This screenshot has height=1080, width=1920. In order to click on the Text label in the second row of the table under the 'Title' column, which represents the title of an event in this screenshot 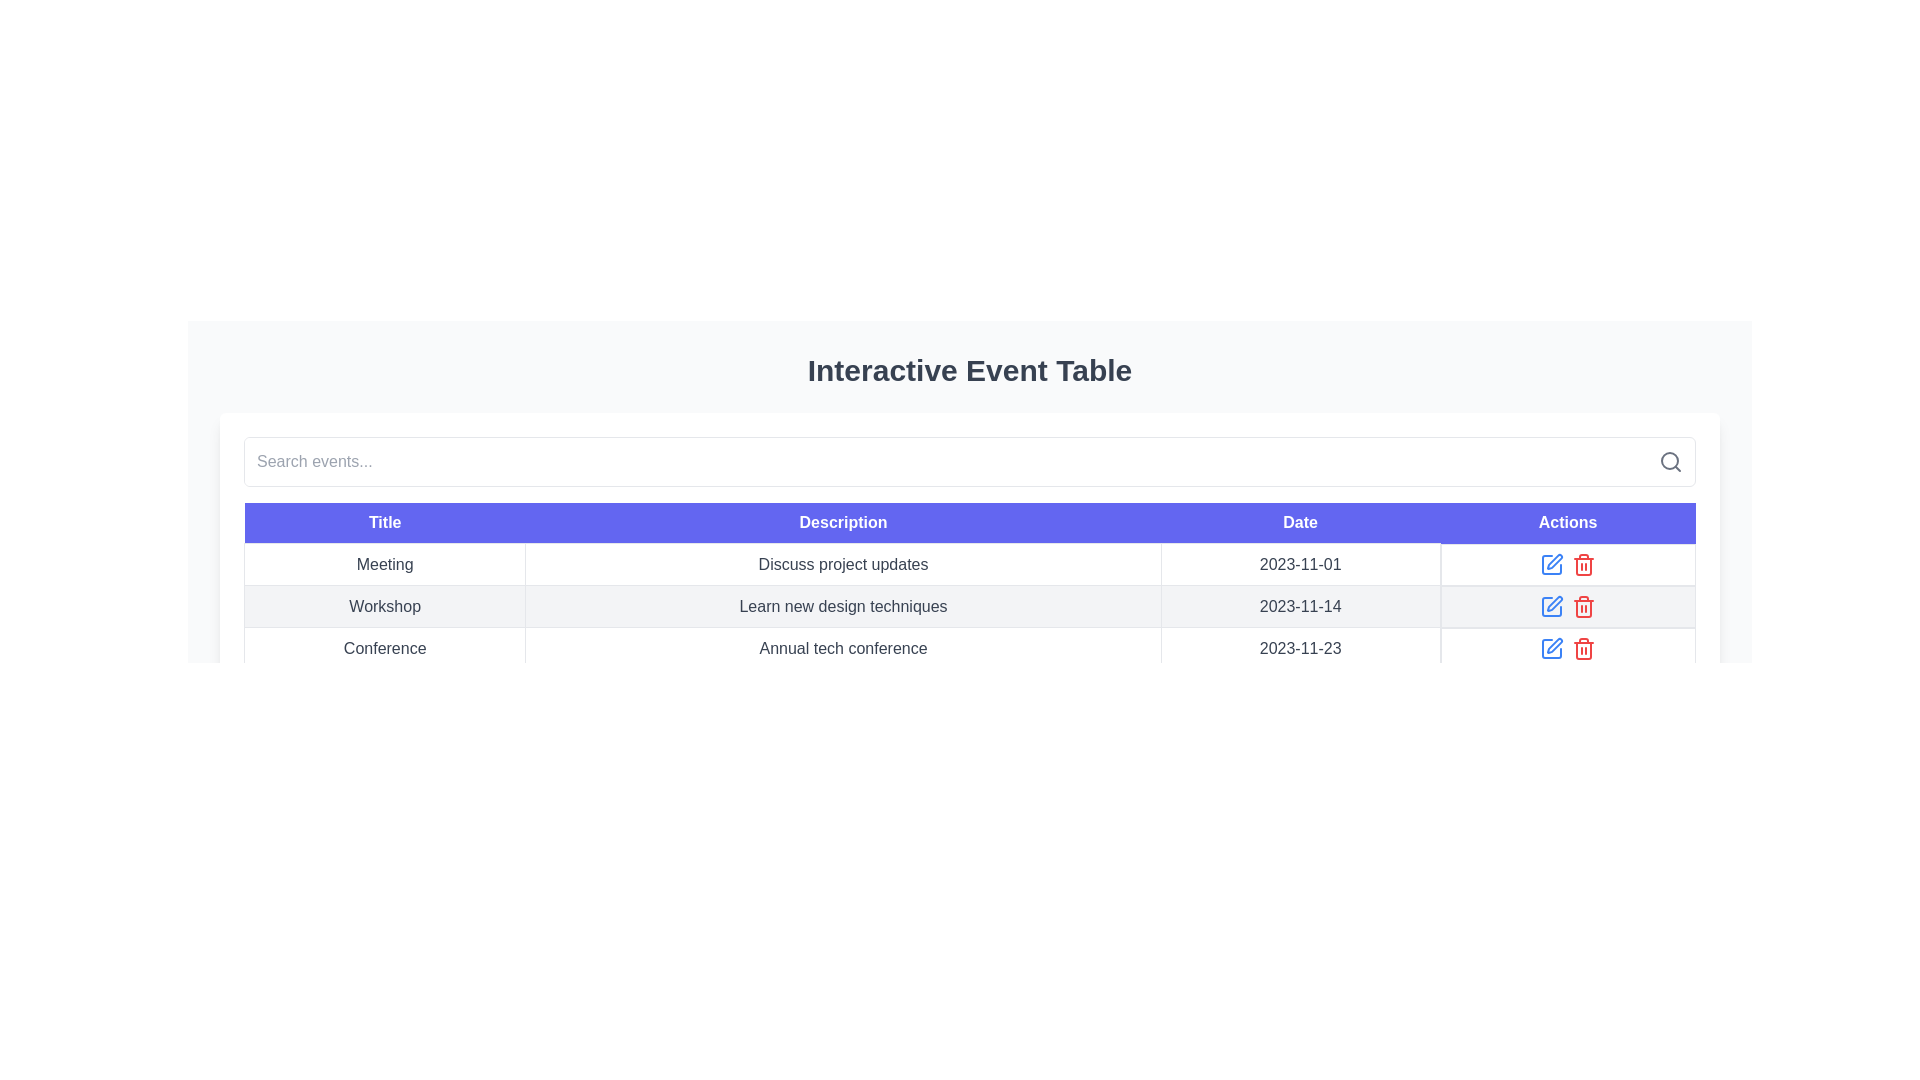, I will do `click(385, 605)`.